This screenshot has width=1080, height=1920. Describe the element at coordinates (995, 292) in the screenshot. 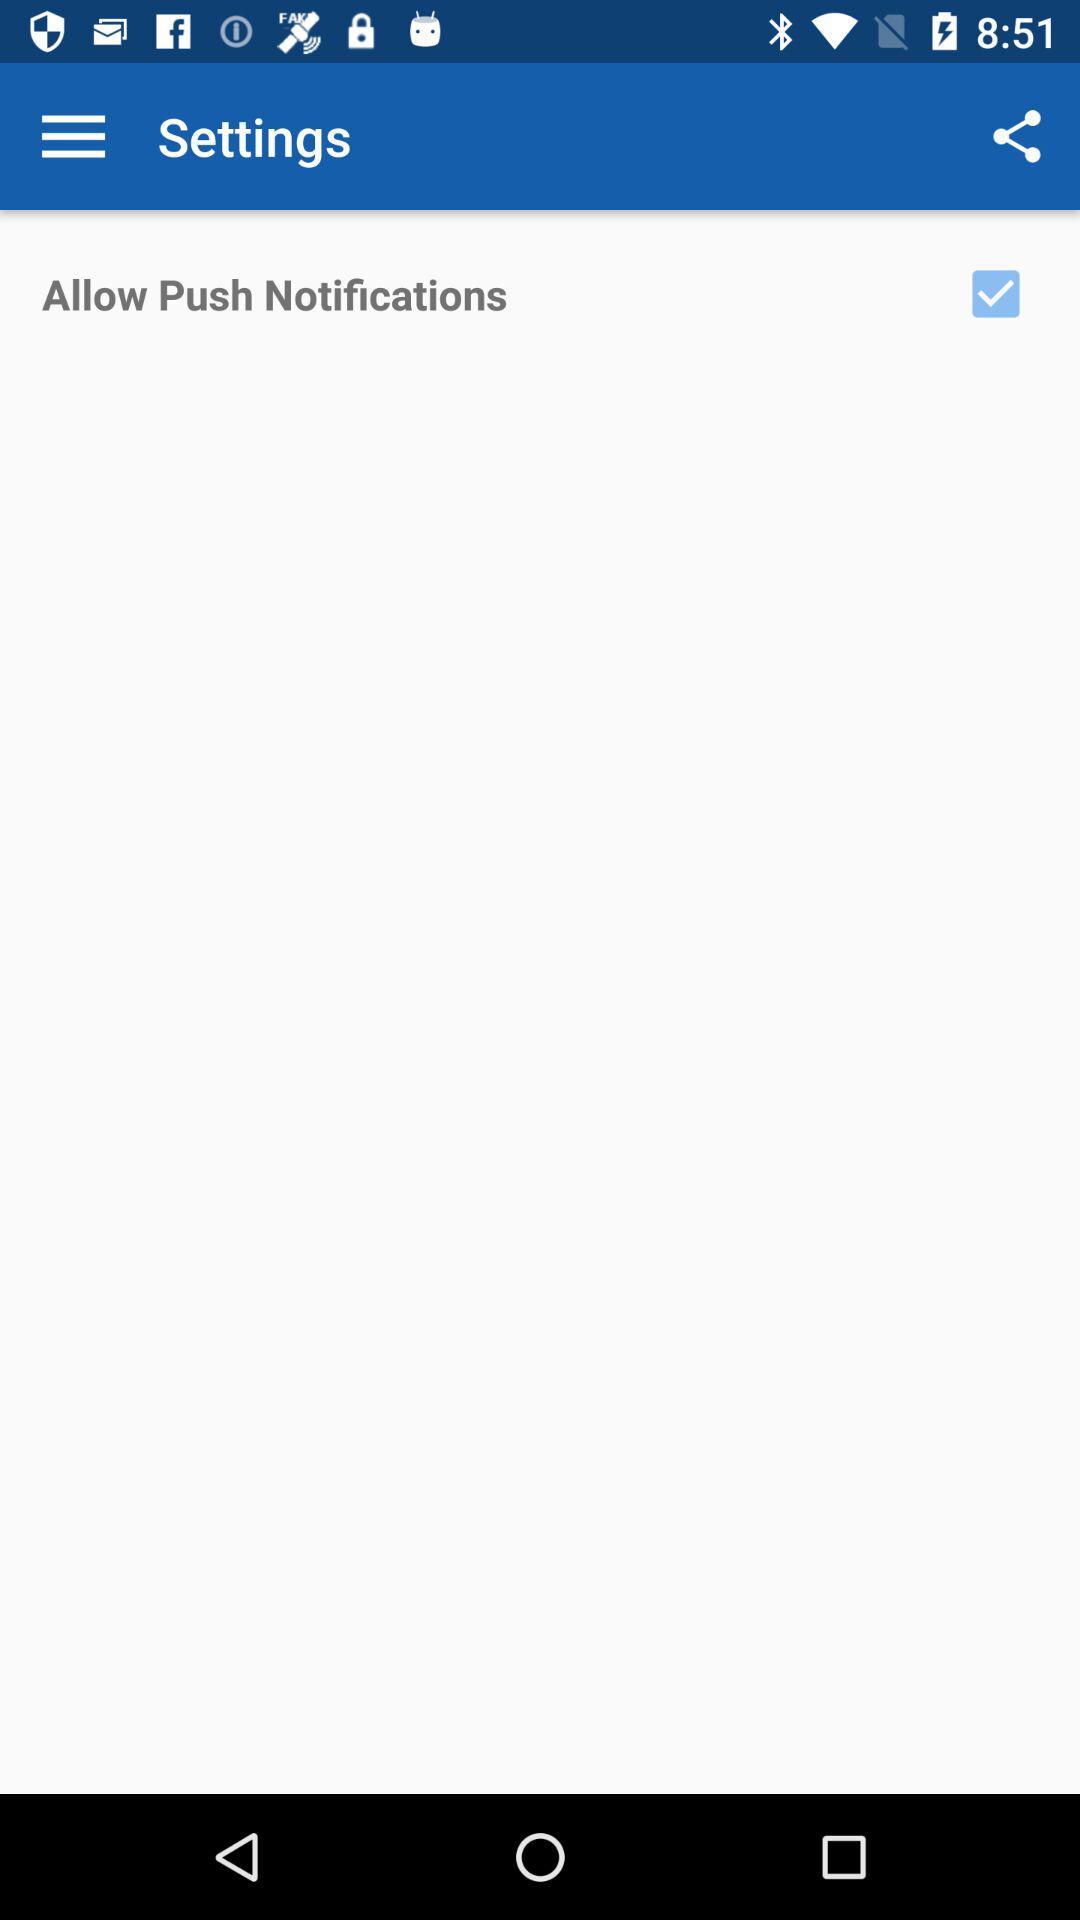

I see `allow push notifications` at that location.